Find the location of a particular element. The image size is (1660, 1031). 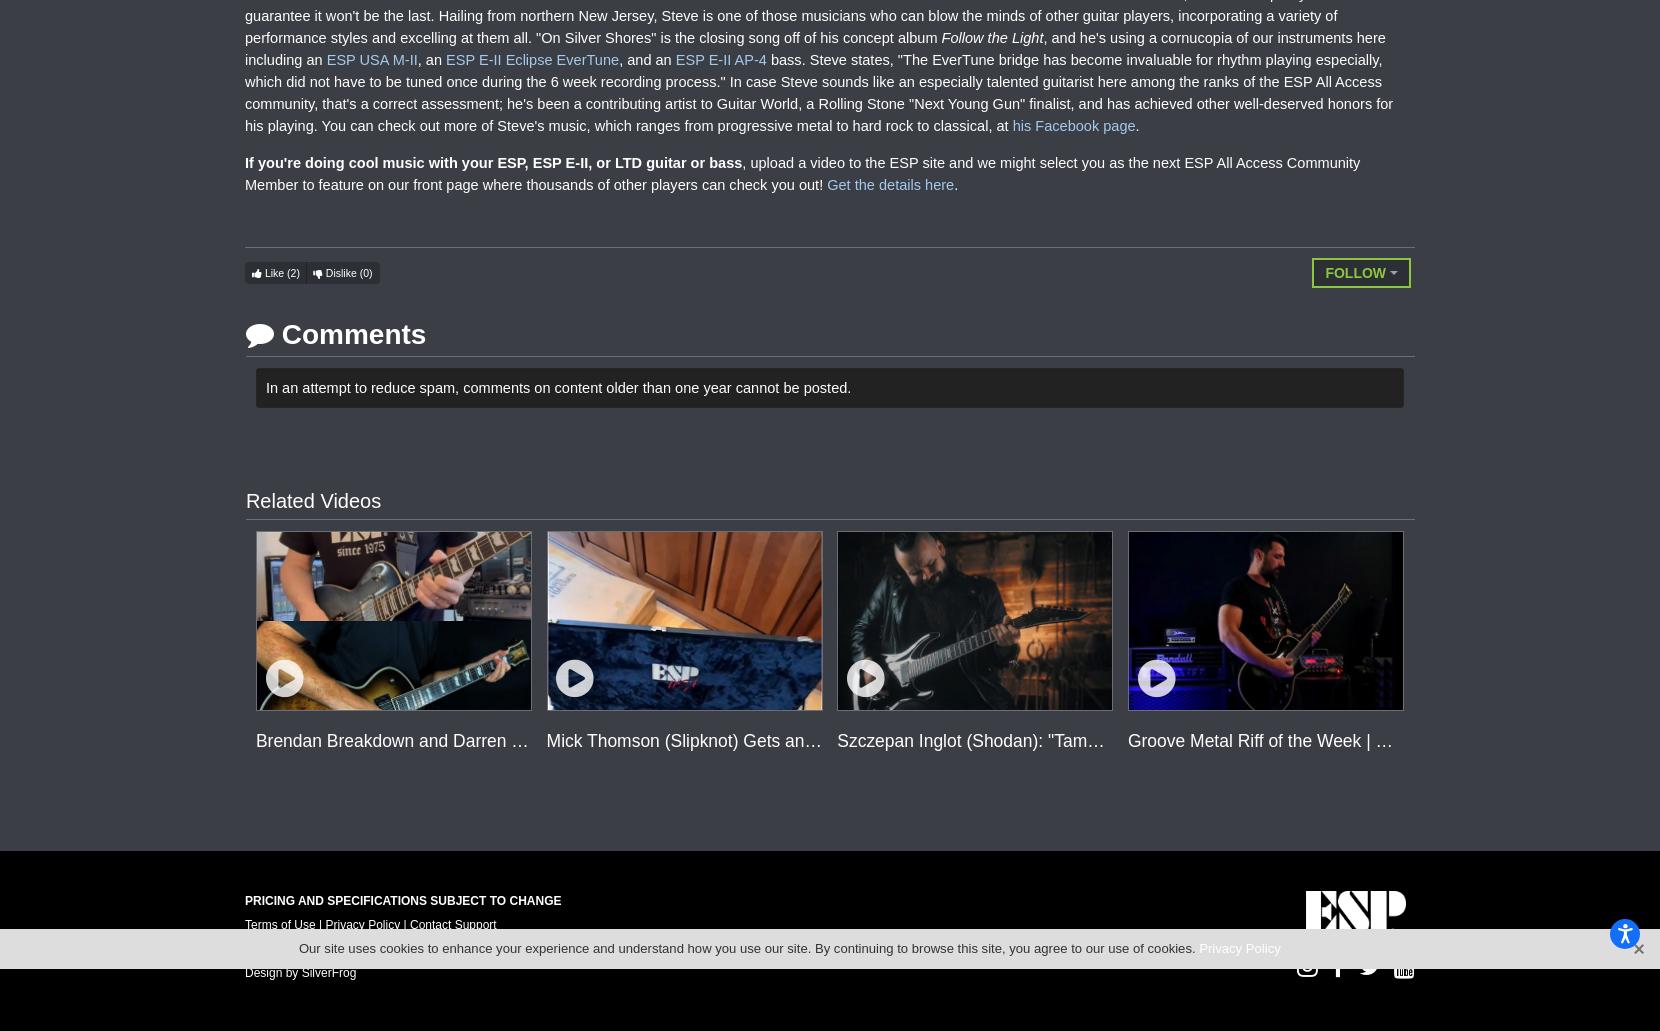

'Szczepan Inglot (Shodan): "Tamed In Unison" (playthrough)' is located at coordinates (1067, 738).